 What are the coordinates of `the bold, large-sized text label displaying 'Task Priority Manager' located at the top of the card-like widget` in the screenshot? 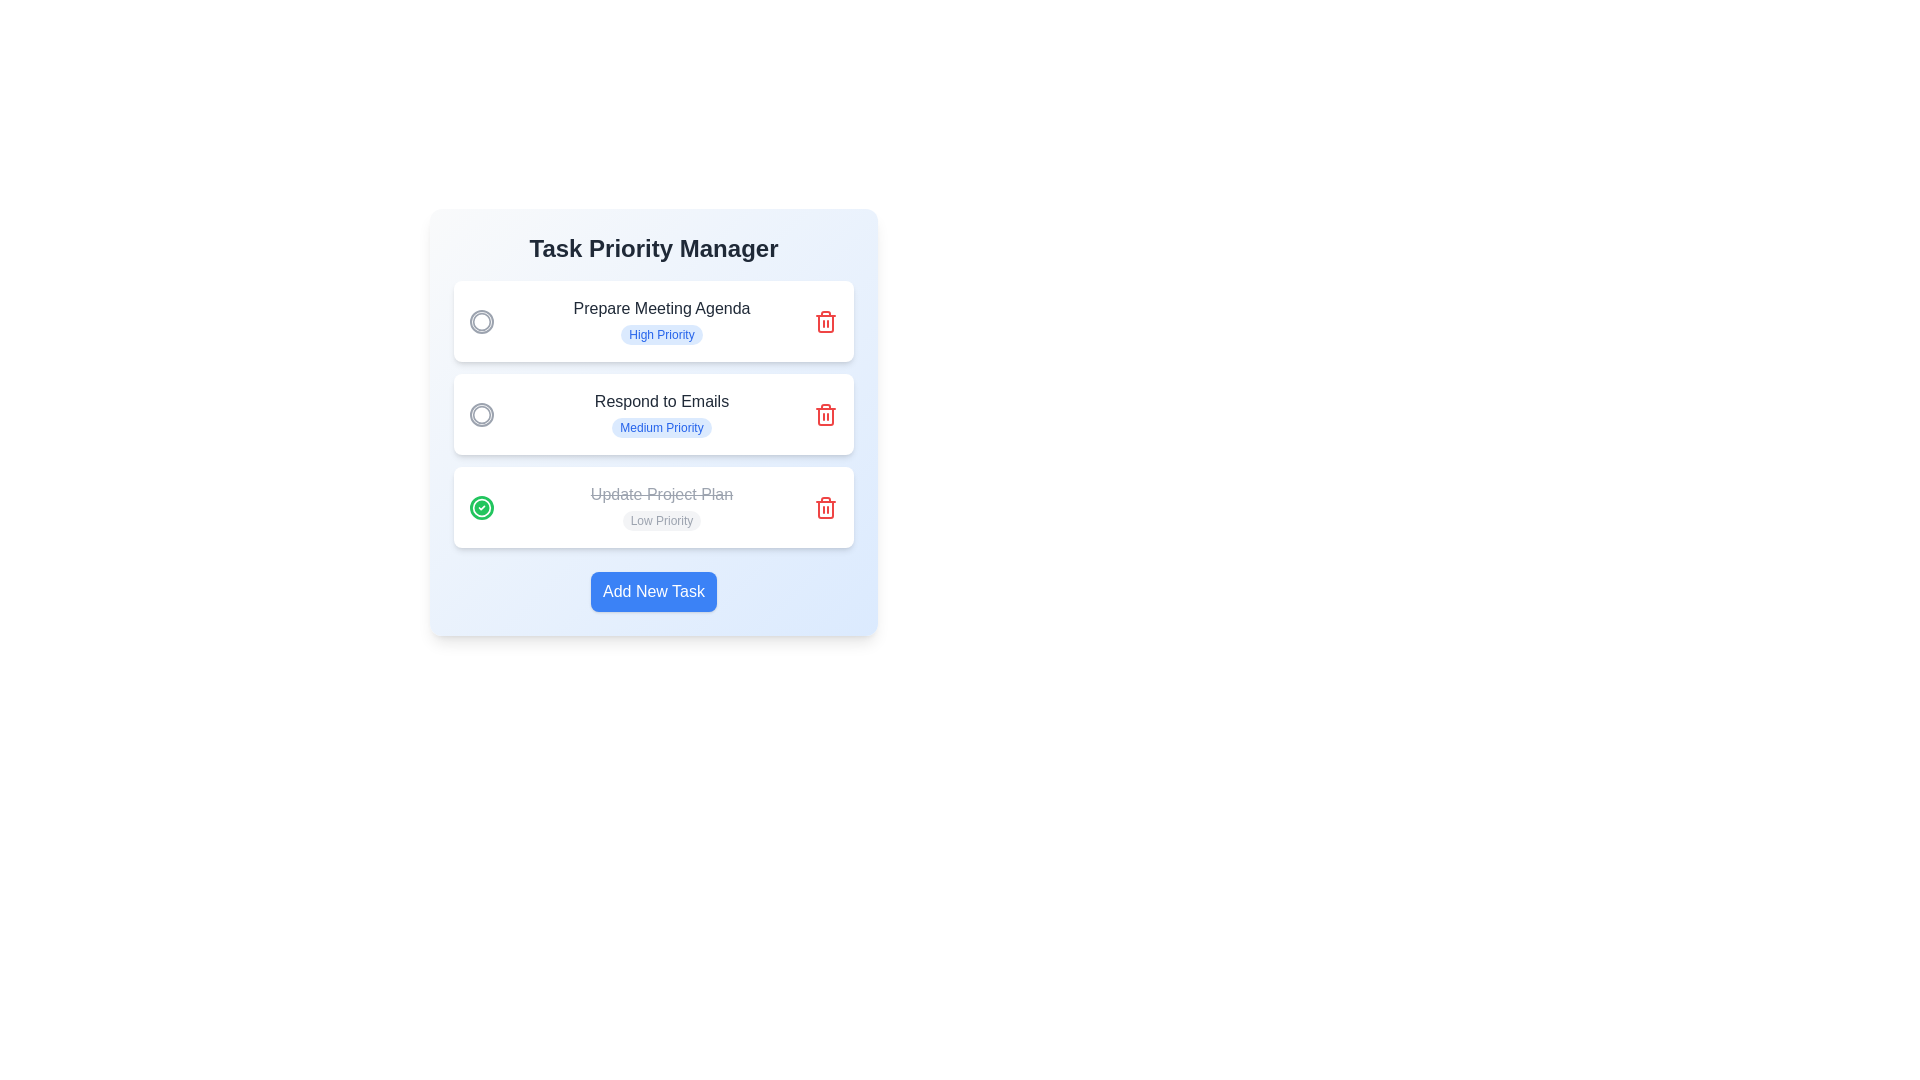 It's located at (653, 248).